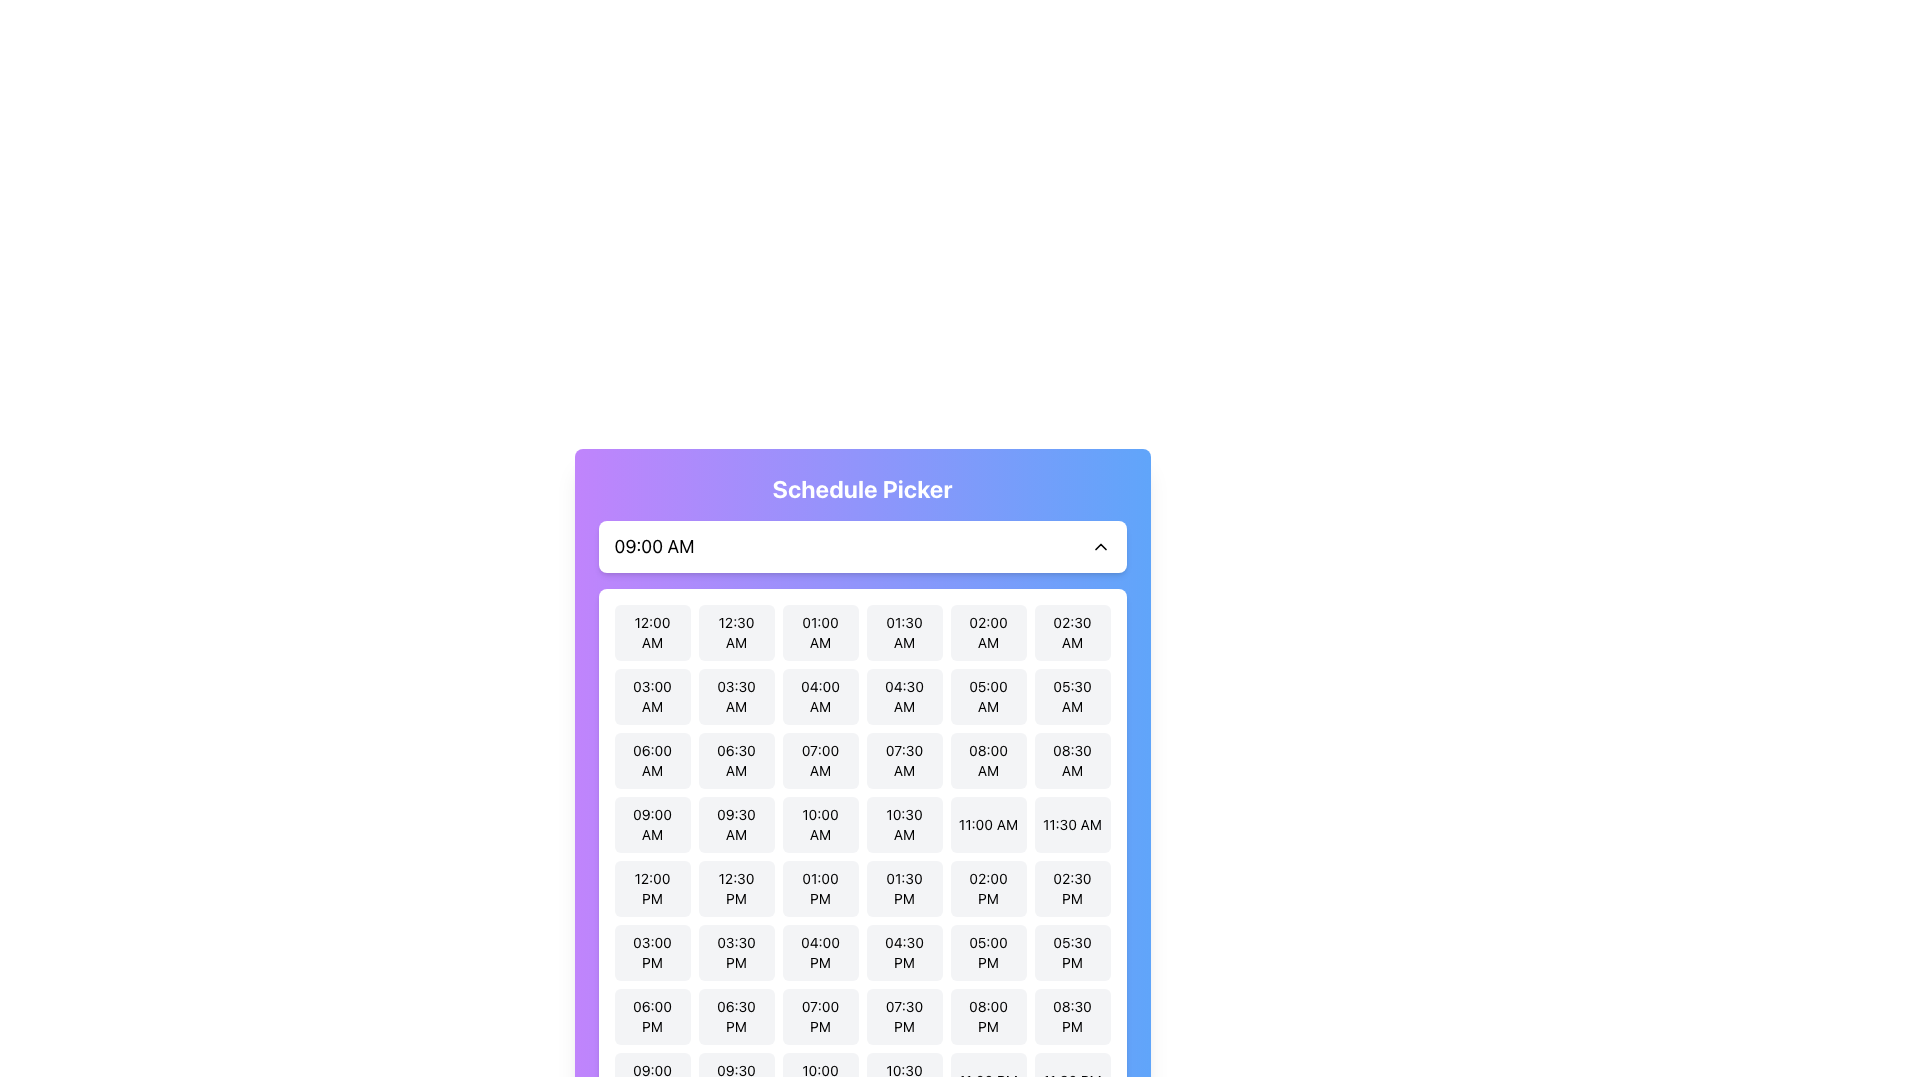  I want to click on the button displaying the time '02:00 AM', so click(988, 632).